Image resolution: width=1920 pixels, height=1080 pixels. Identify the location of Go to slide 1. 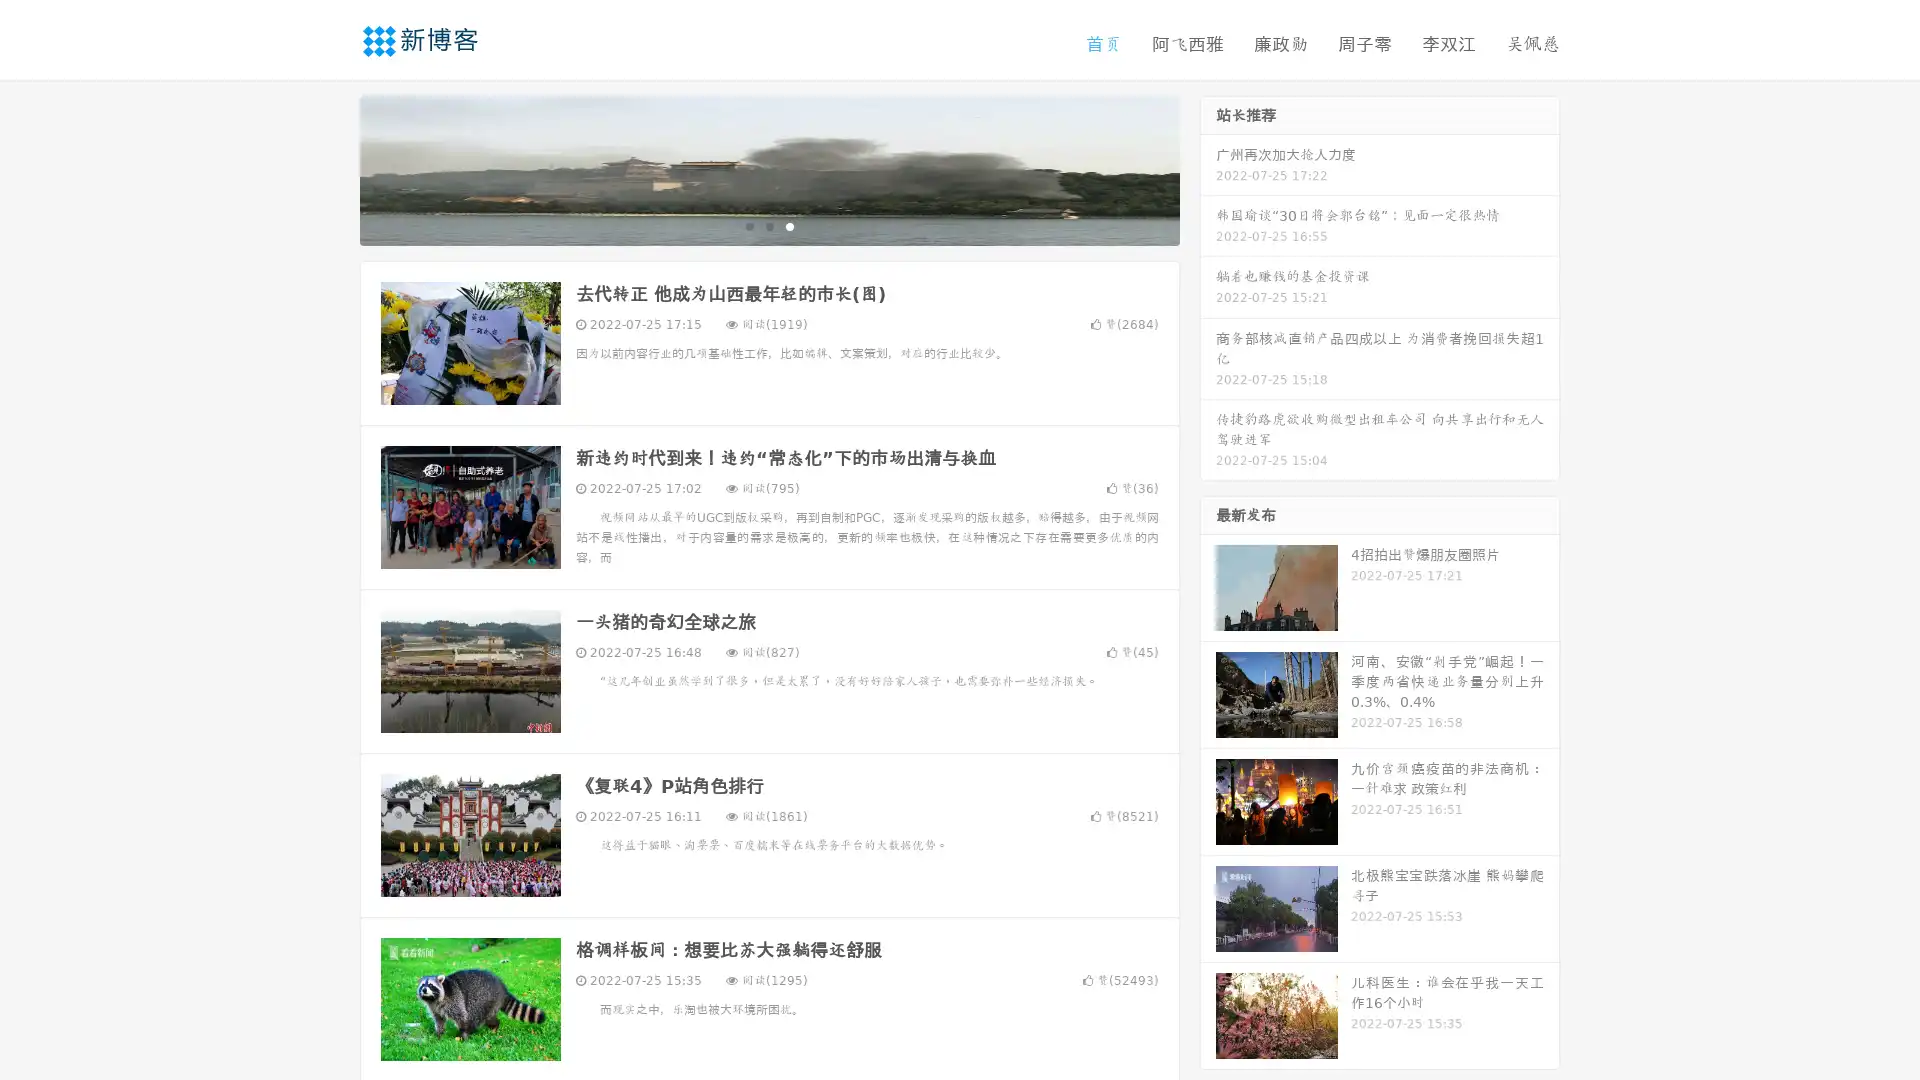
(748, 225).